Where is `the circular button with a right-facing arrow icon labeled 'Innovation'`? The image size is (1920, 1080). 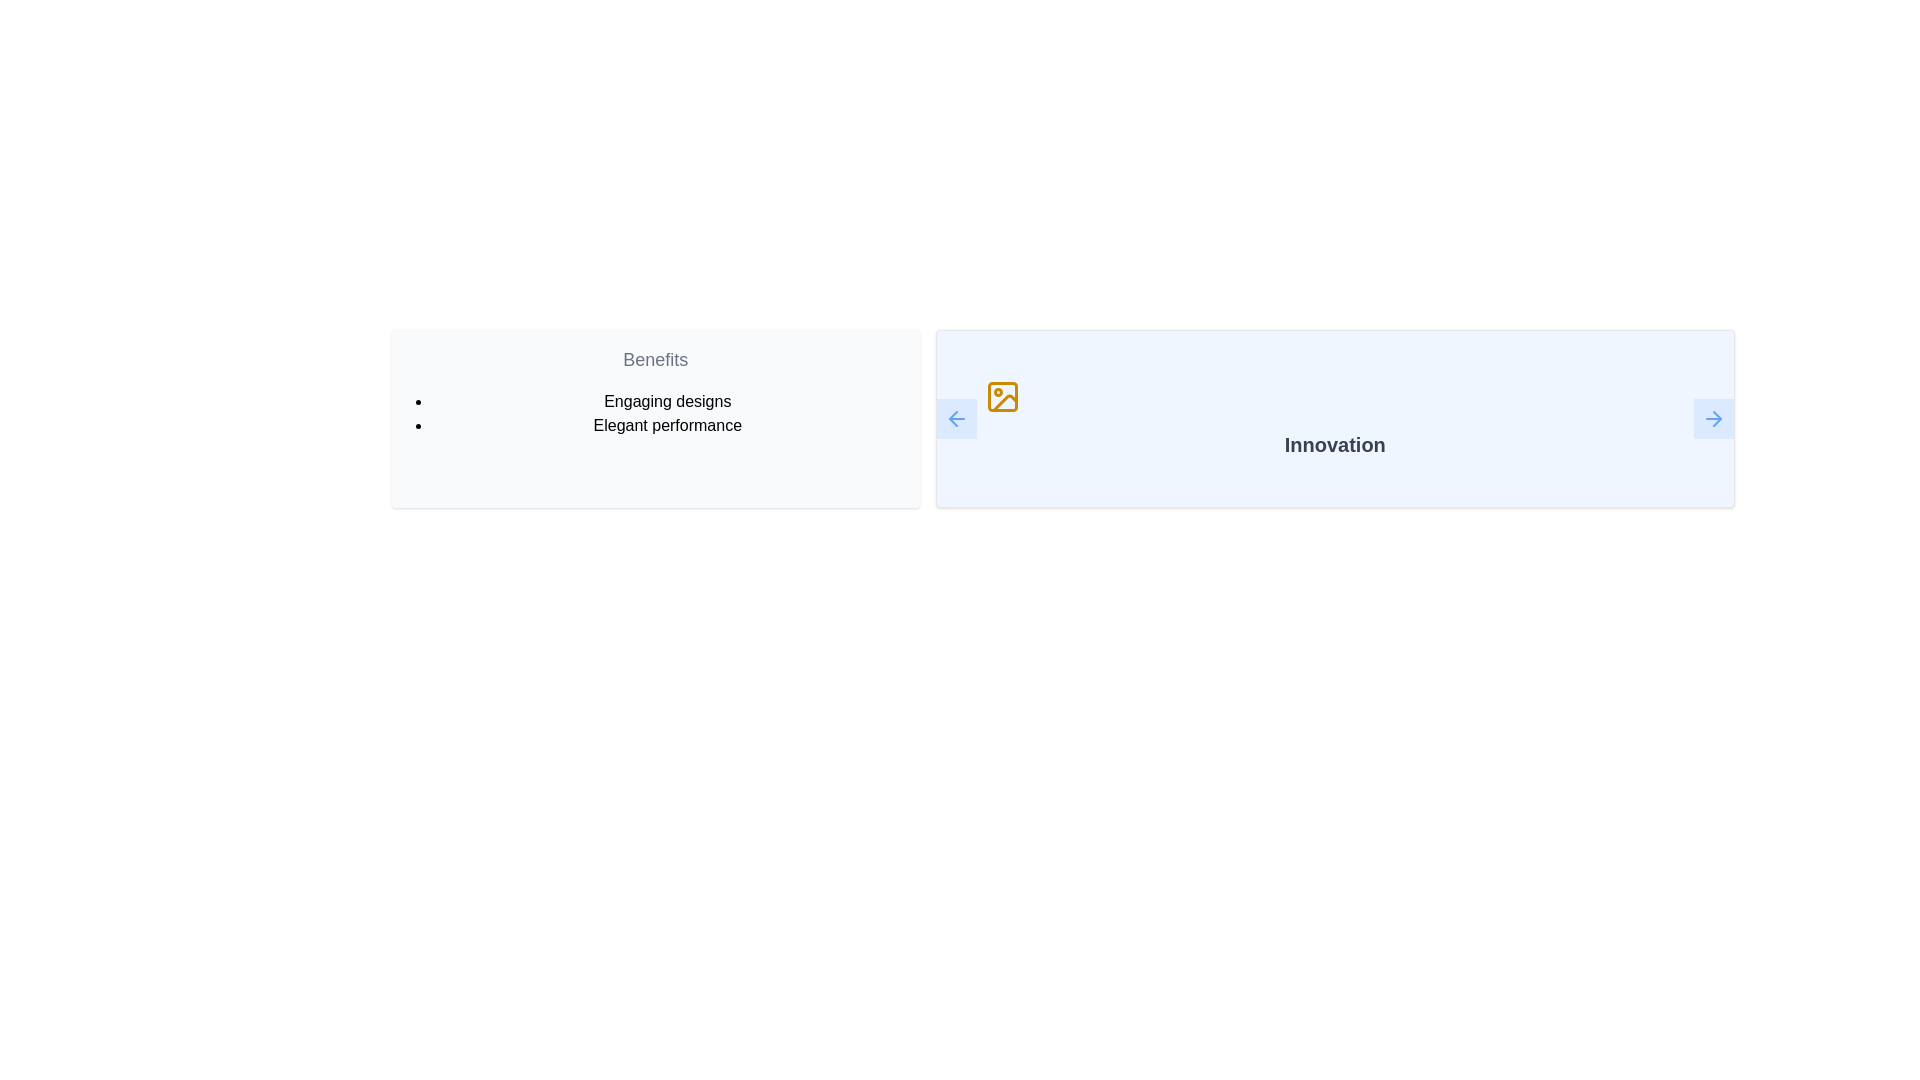
the circular button with a right-facing arrow icon labeled 'Innovation' is located at coordinates (1712, 418).